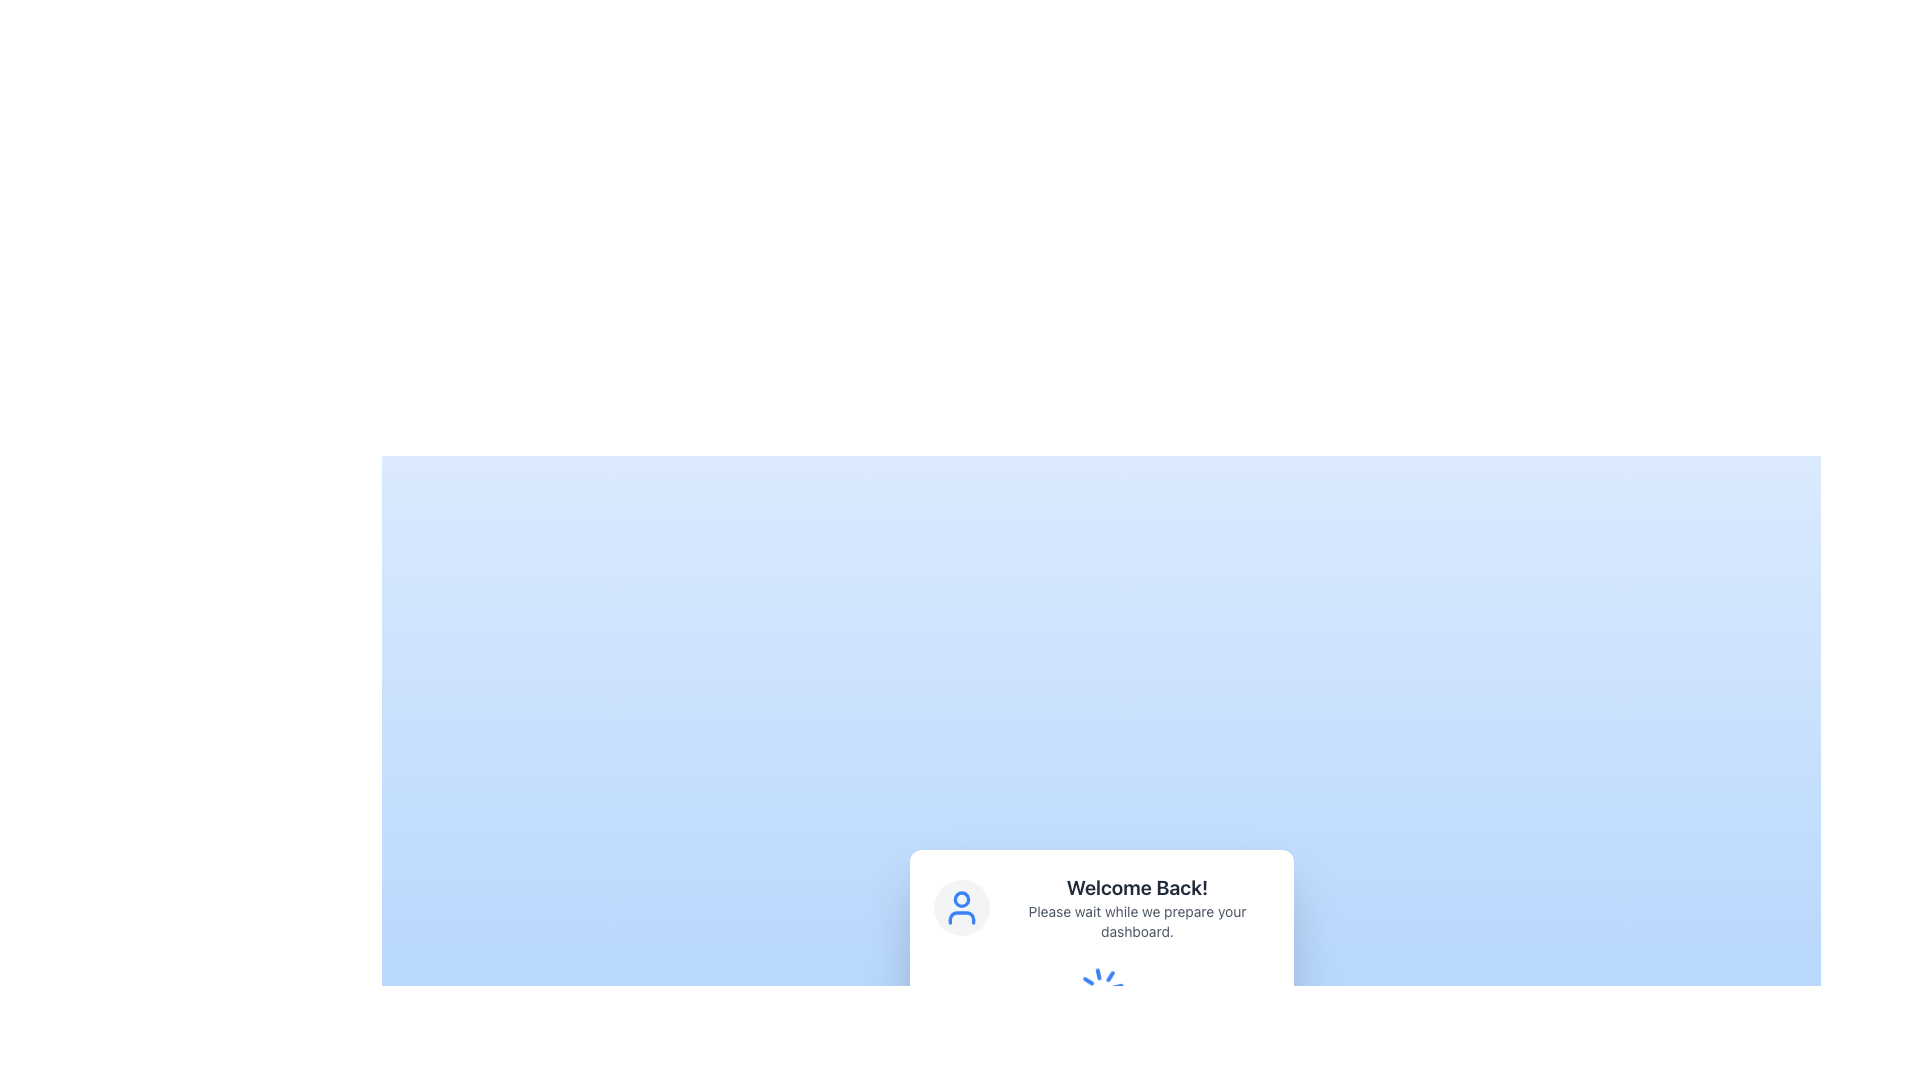 This screenshot has width=1920, height=1080. I want to click on the blue circular graphic representing the head of the user avatar icon located in the bottom panel of the application interface, so click(961, 898).